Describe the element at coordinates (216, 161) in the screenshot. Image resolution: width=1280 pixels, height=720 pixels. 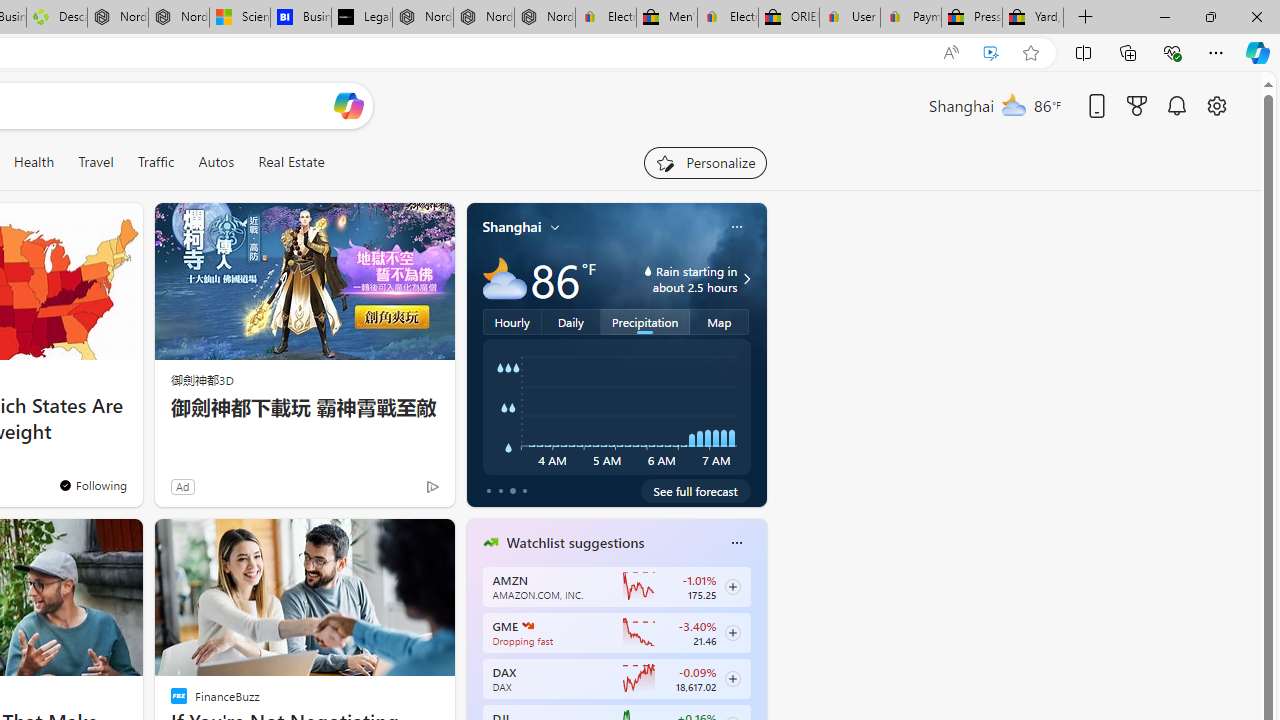
I see `'Autos'` at that location.